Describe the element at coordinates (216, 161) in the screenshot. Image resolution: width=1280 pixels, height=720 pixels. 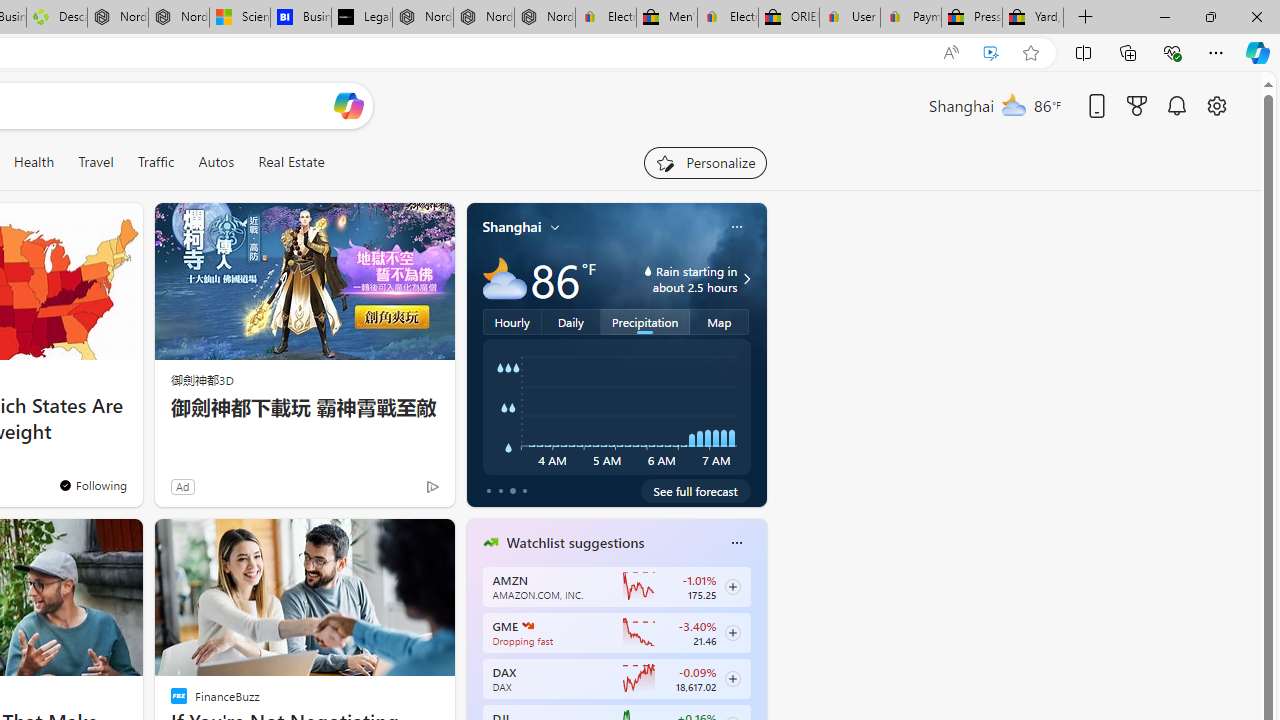
I see `'Autos'` at that location.